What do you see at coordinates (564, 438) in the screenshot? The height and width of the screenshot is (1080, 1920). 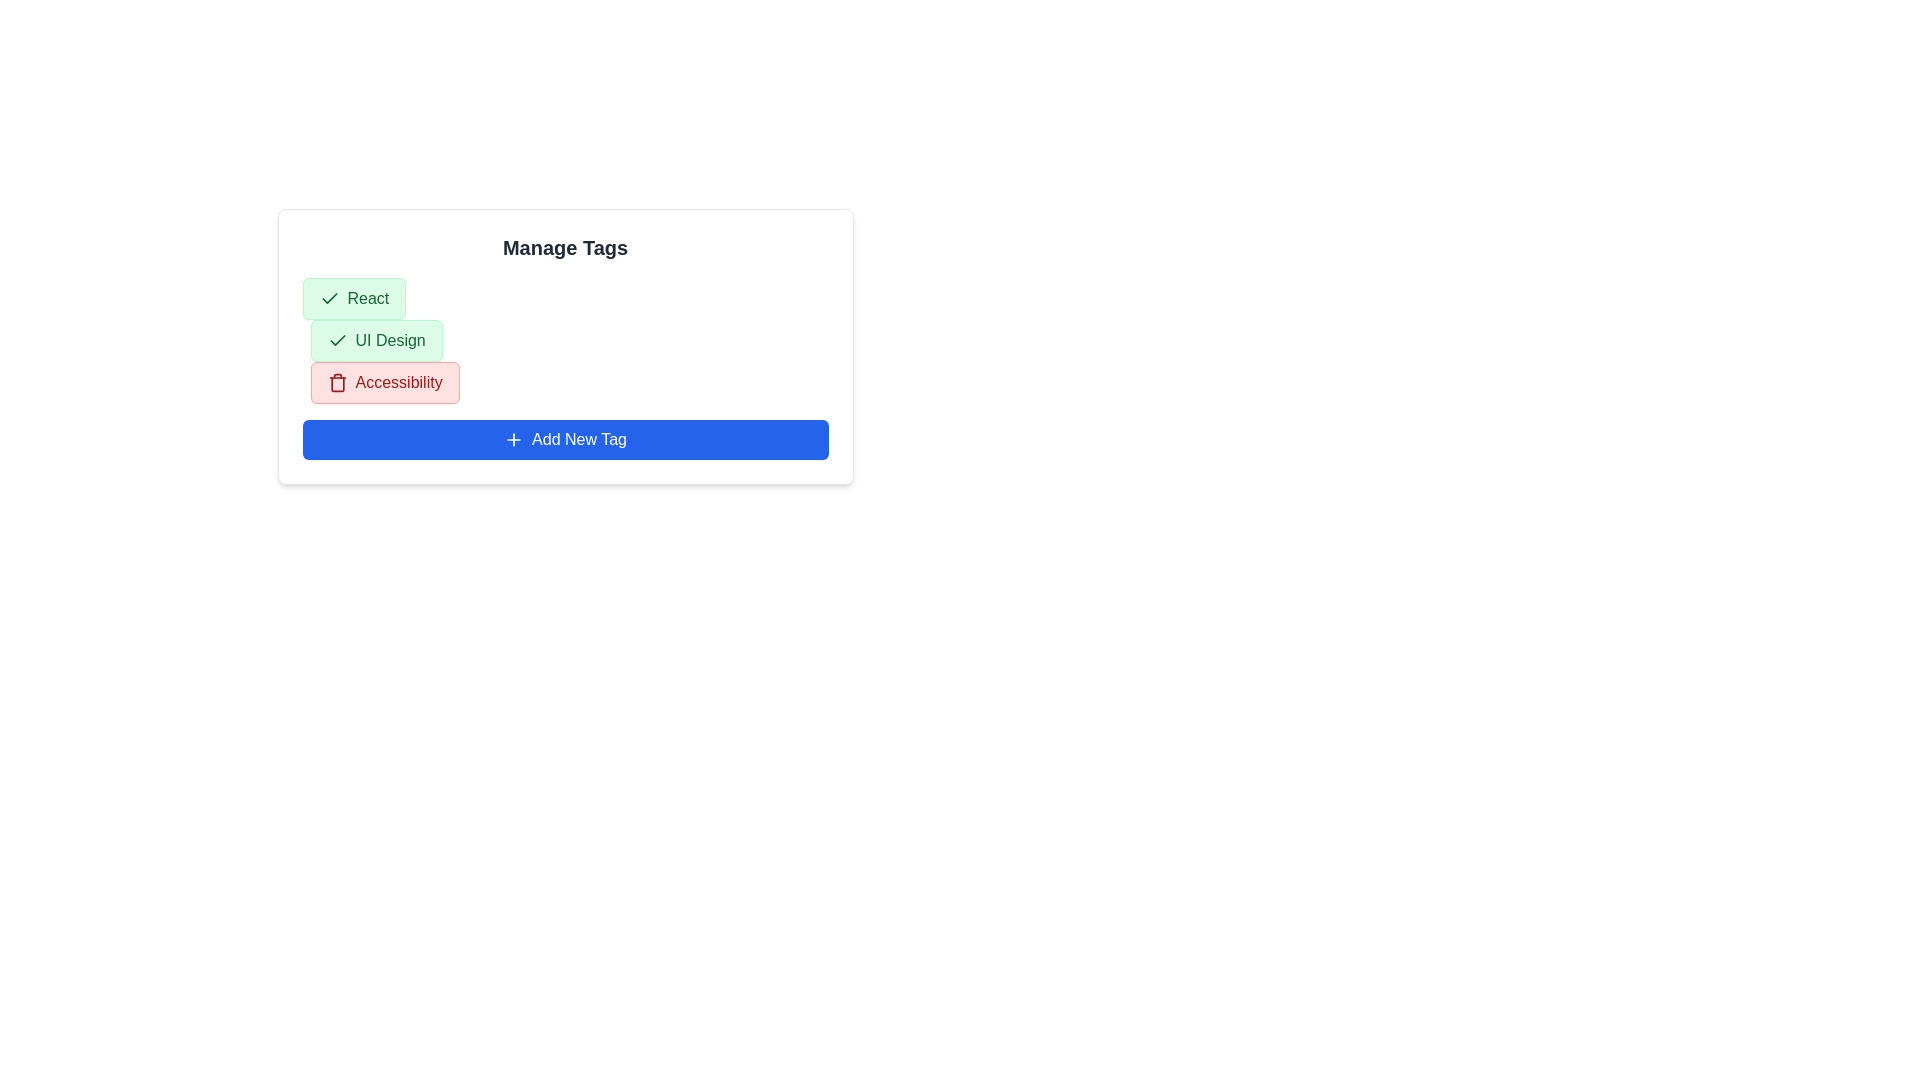 I see `the button used to add a new tag located at the bottom of the 'Manage Tags' section` at bounding box center [564, 438].